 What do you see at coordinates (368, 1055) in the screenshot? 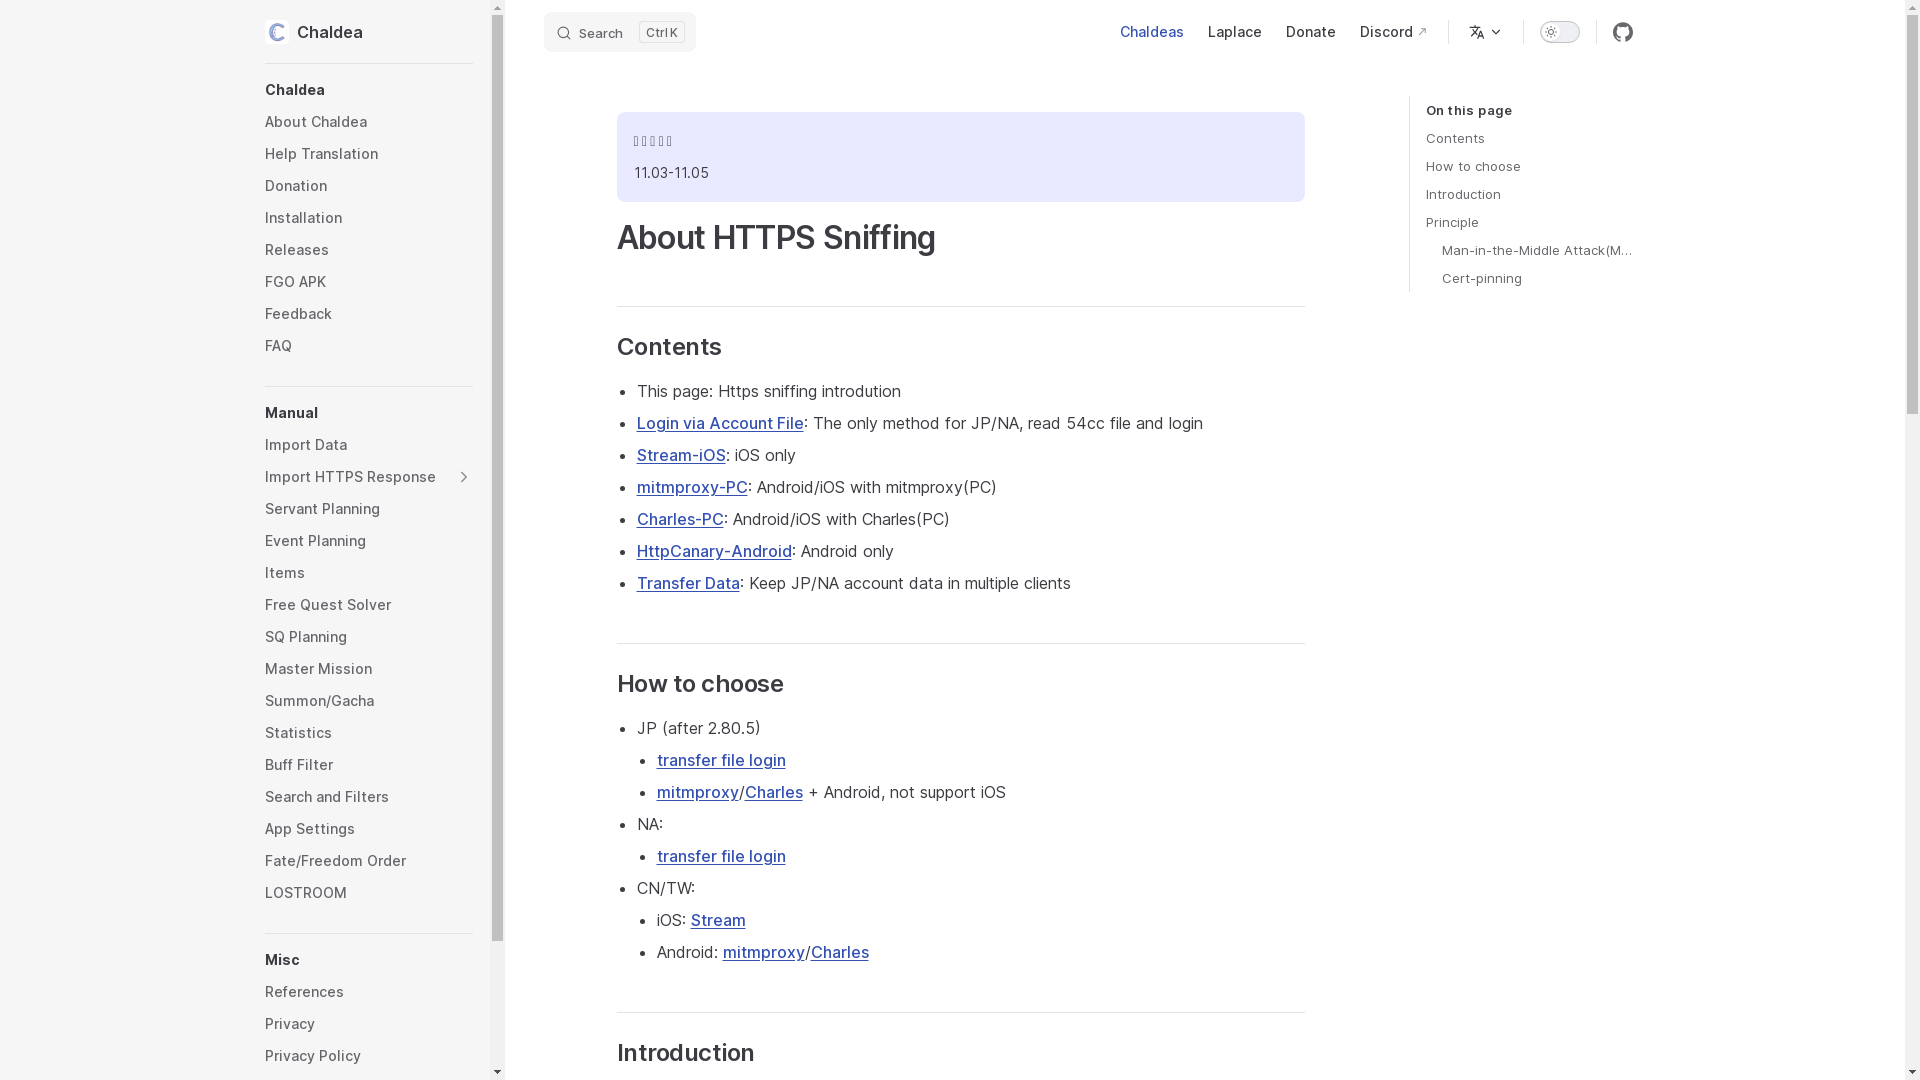
I see `'Privacy Policy'` at bounding box center [368, 1055].